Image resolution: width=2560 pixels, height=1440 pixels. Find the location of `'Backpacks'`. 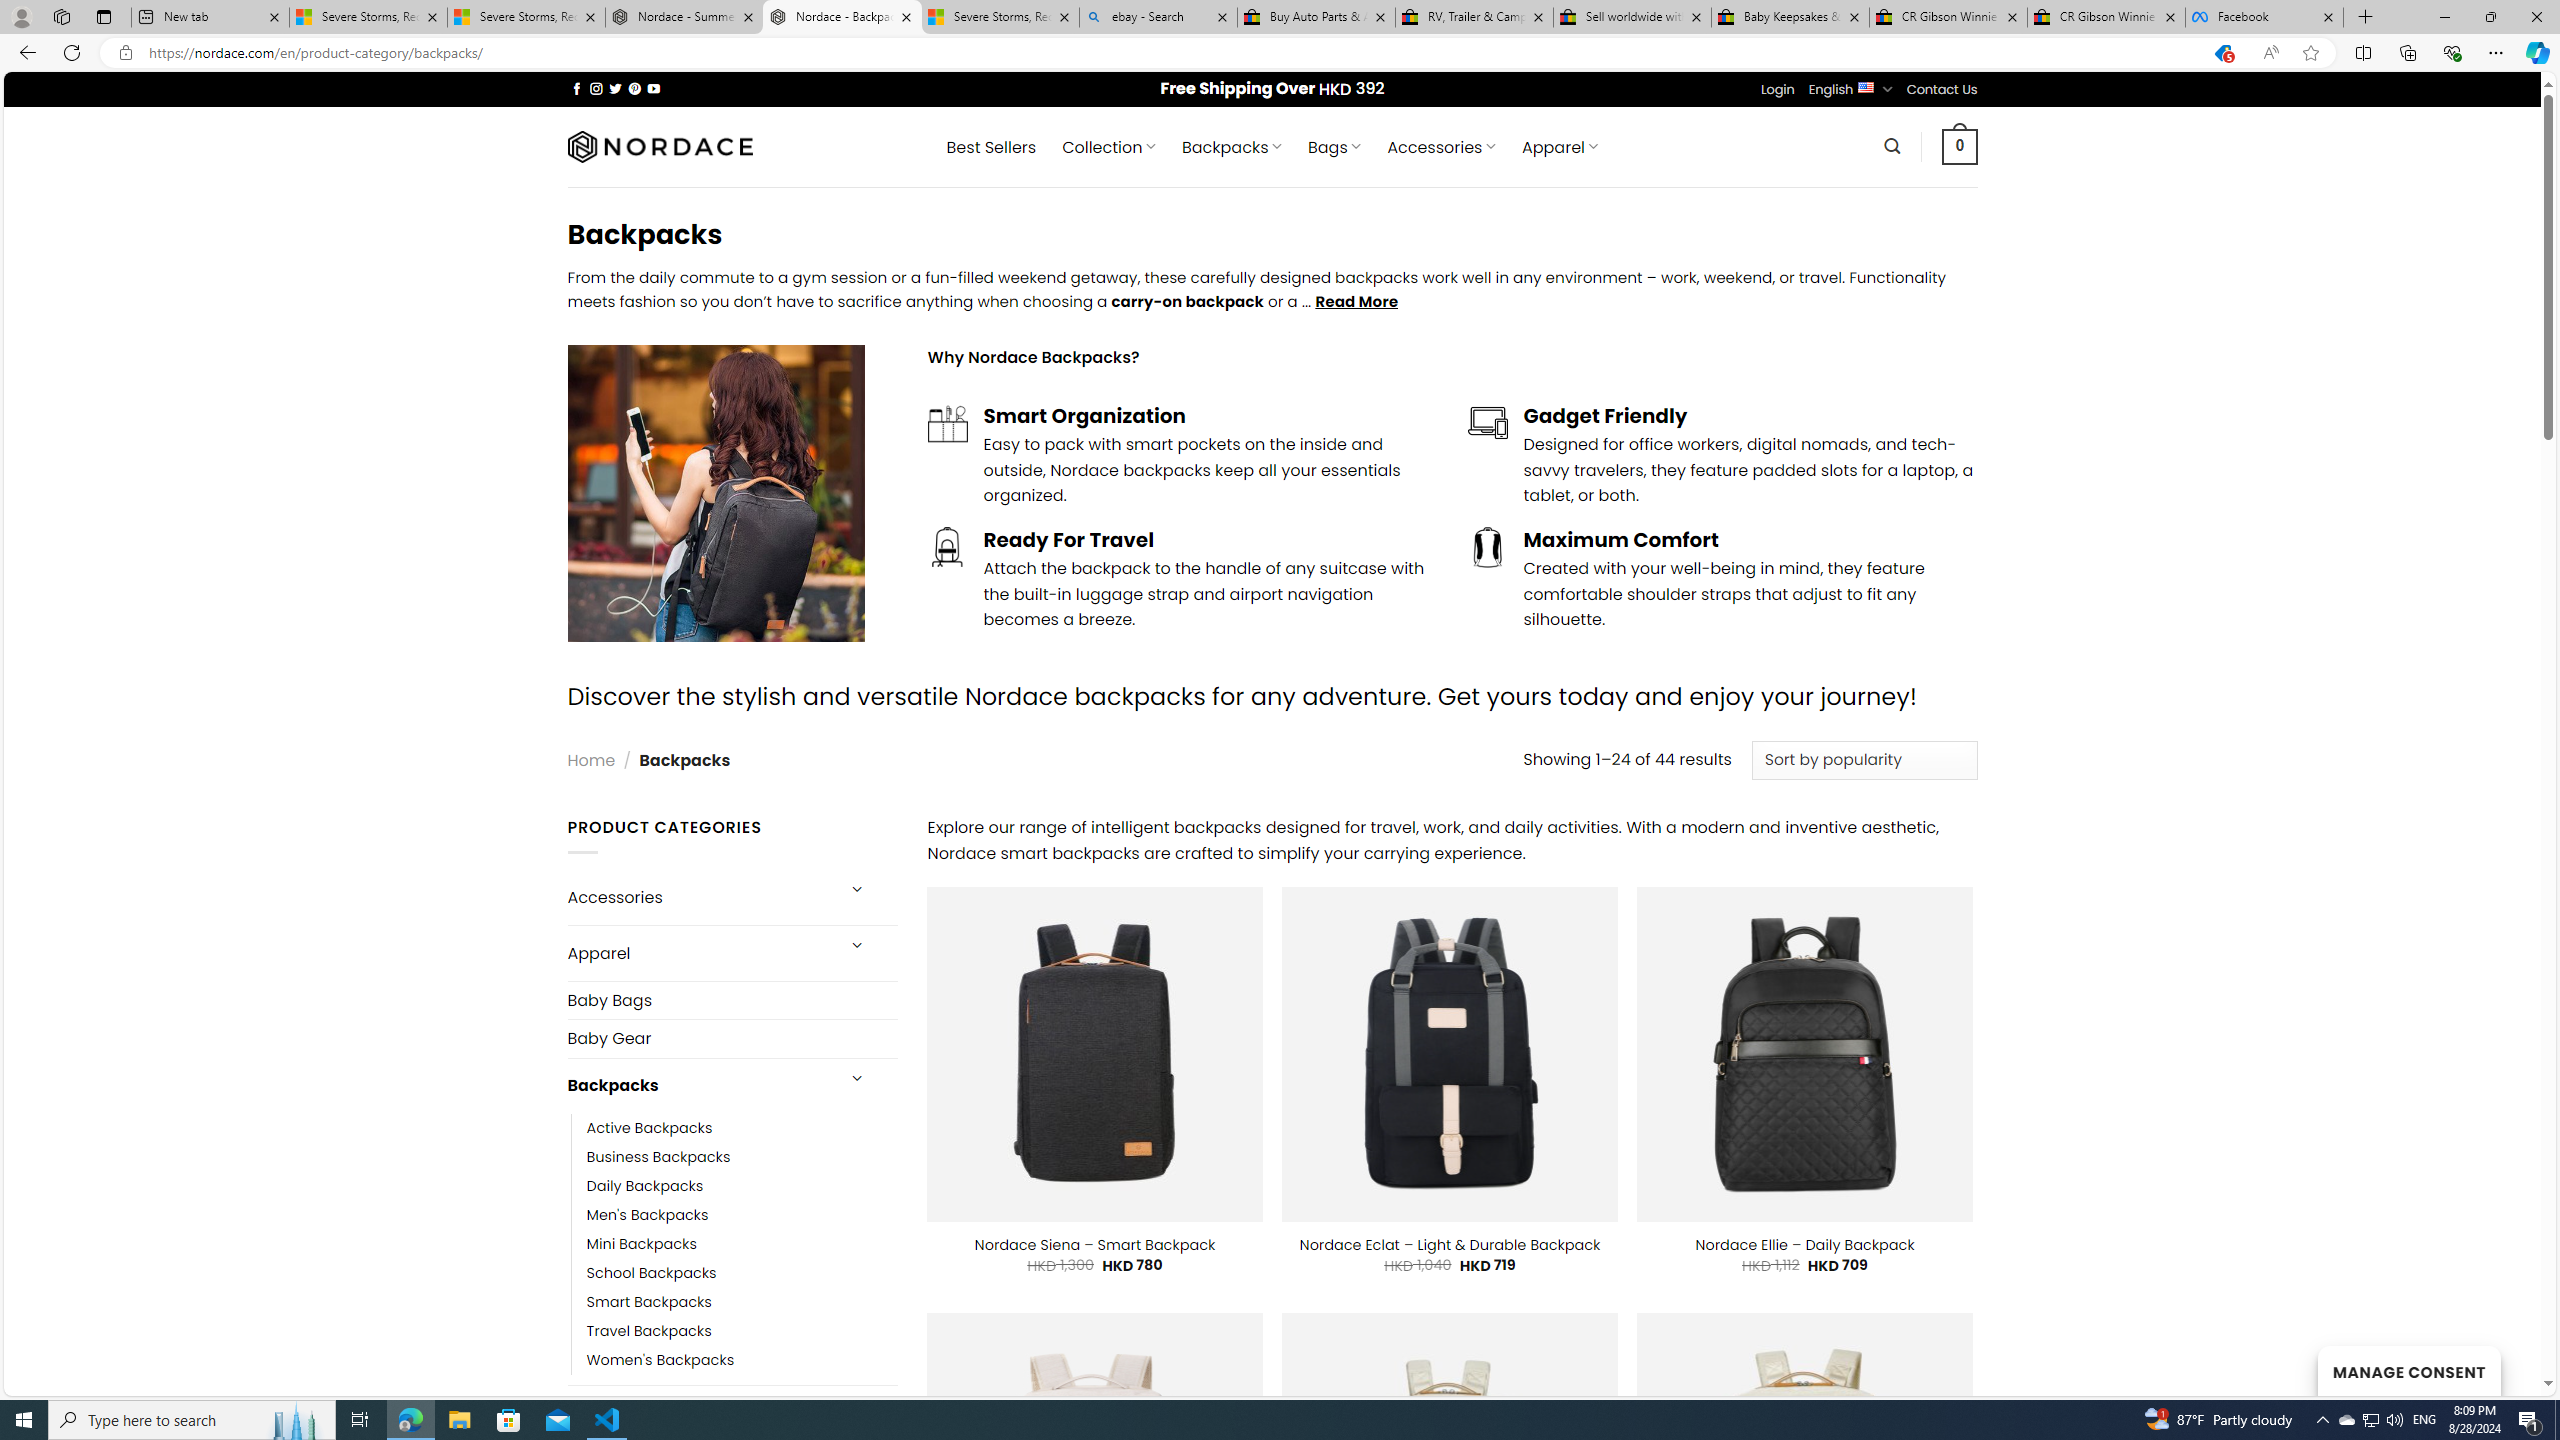

'Backpacks' is located at coordinates (697, 1085).